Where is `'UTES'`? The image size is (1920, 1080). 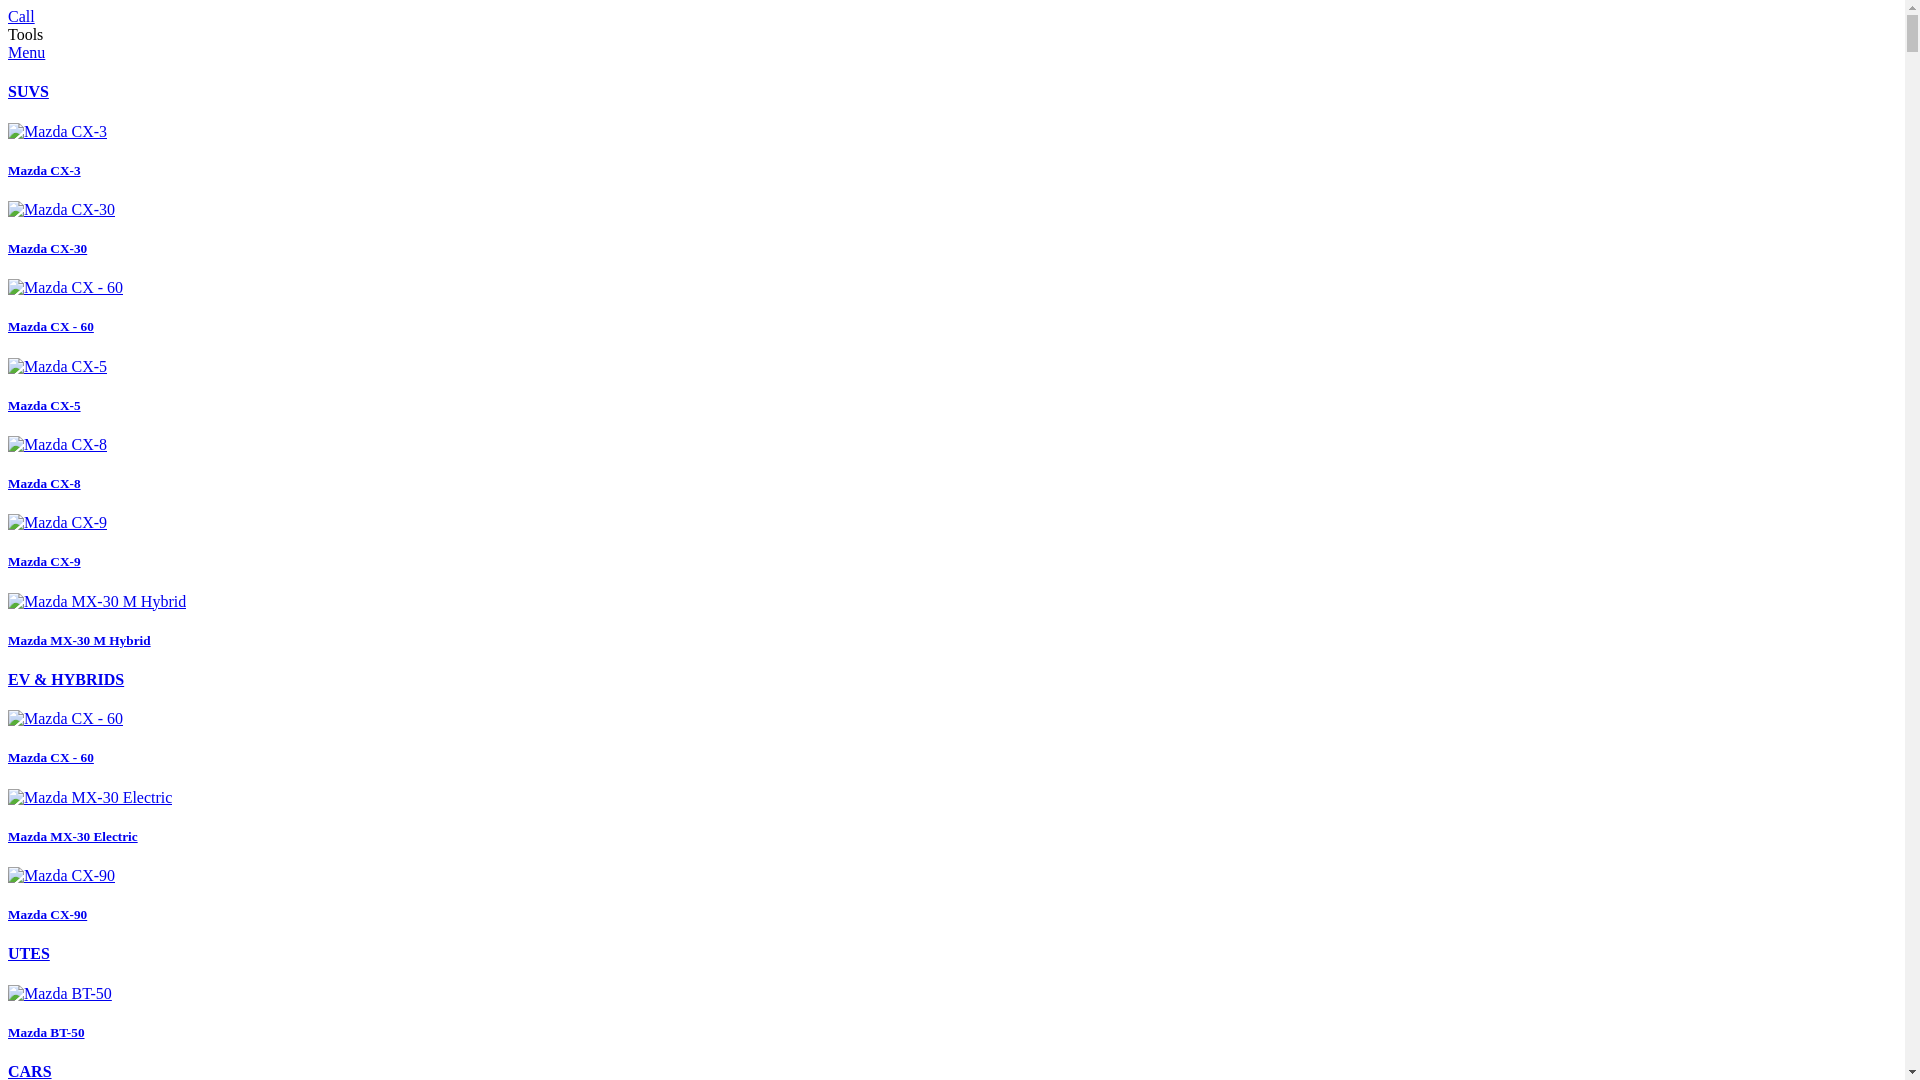 'UTES' is located at coordinates (28, 952).